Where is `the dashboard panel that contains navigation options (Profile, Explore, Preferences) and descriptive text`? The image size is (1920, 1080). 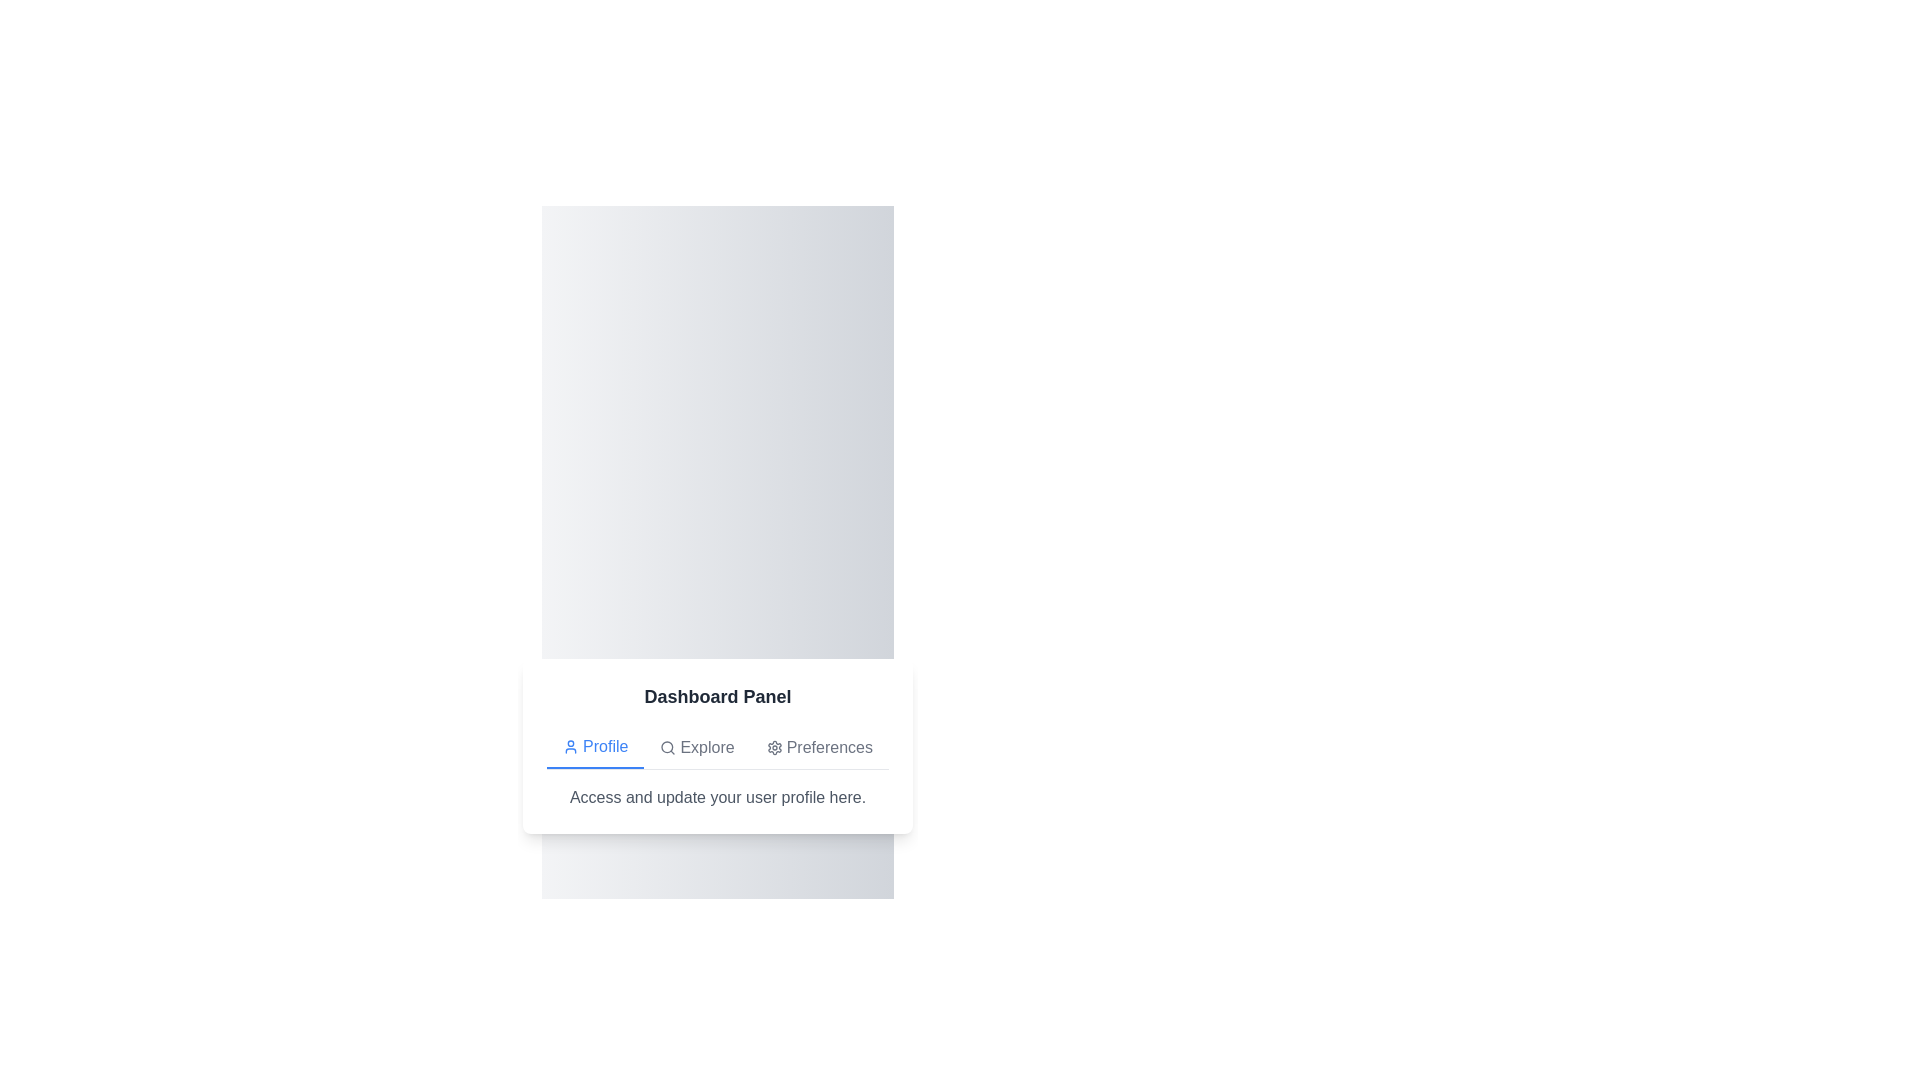 the dashboard panel that contains navigation options (Profile, Explore, Preferences) and descriptive text is located at coordinates (718, 745).